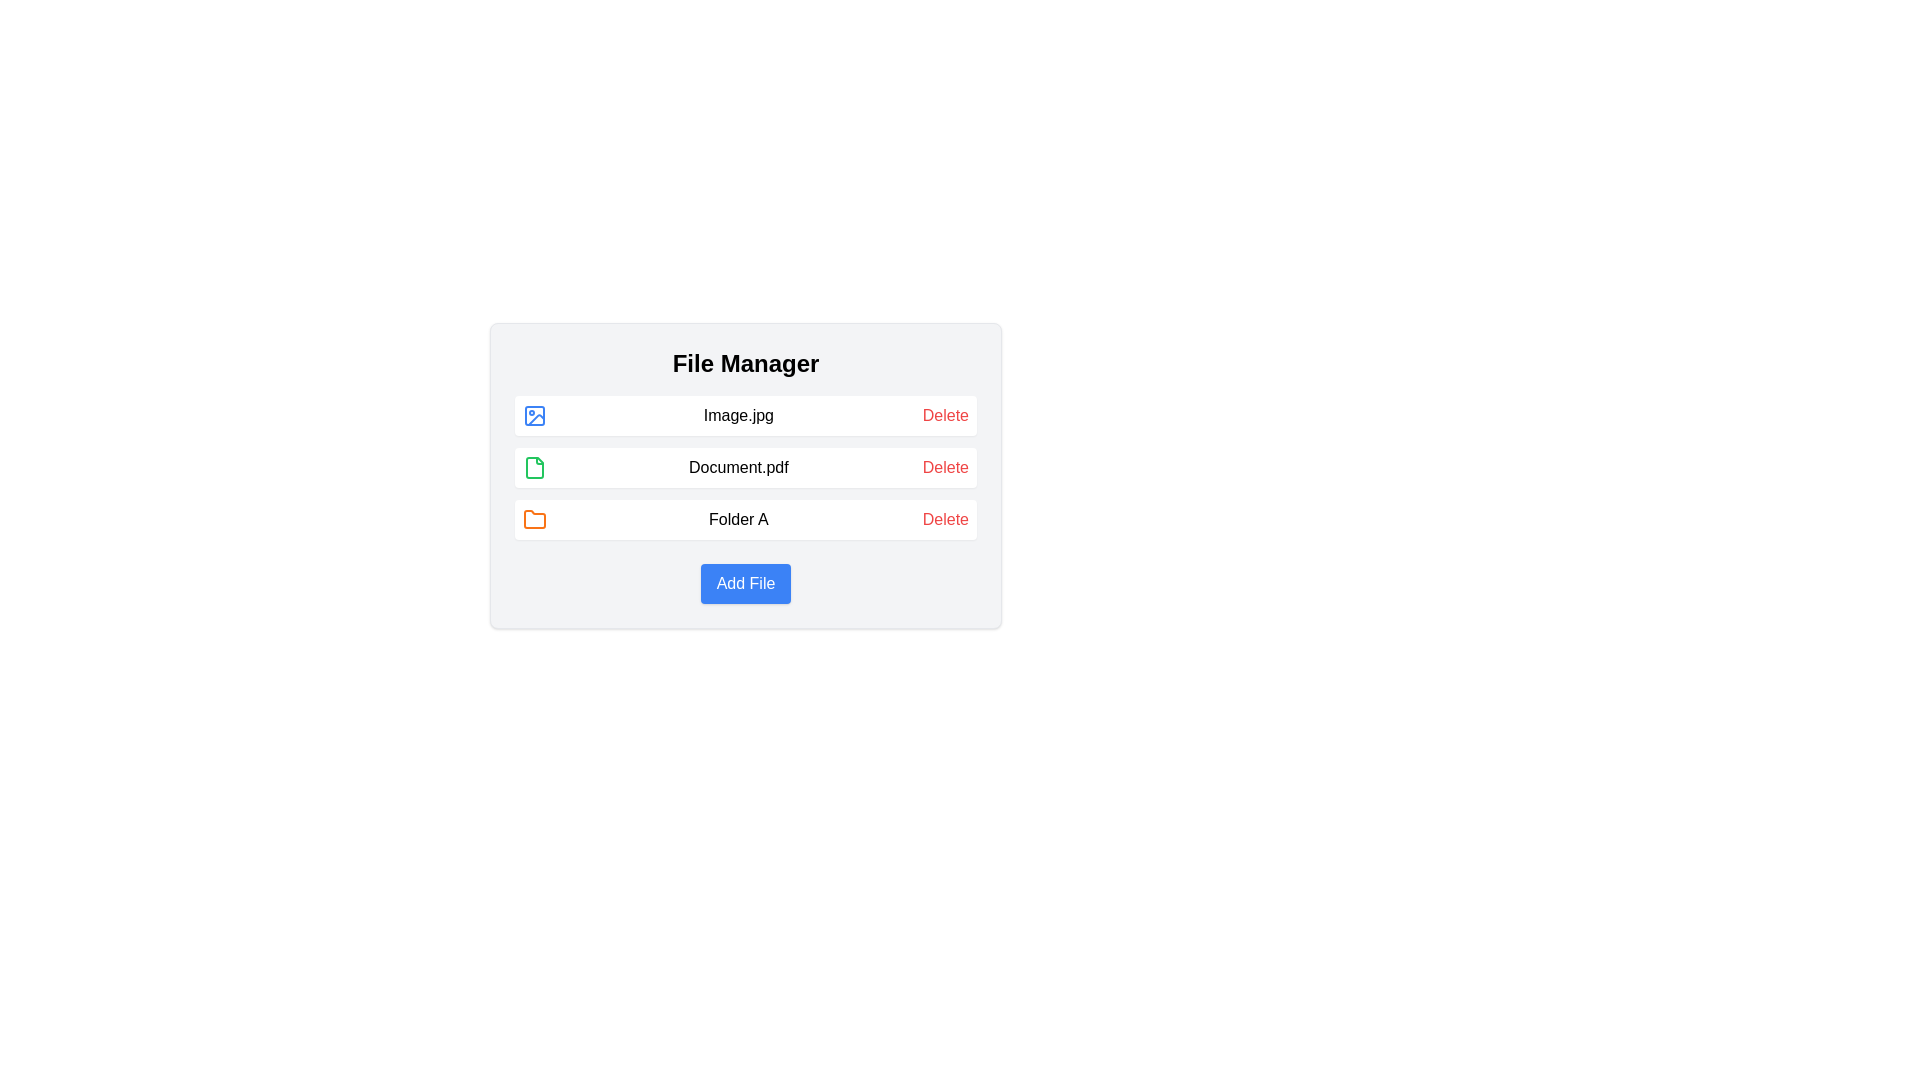 This screenshot has height=1080, width=1920. Describe the element at coordinates (534, 518) in the screenshot. I see `the orange folder icon located to the left of the text 'Folder A' in the file manager interface` at that location.